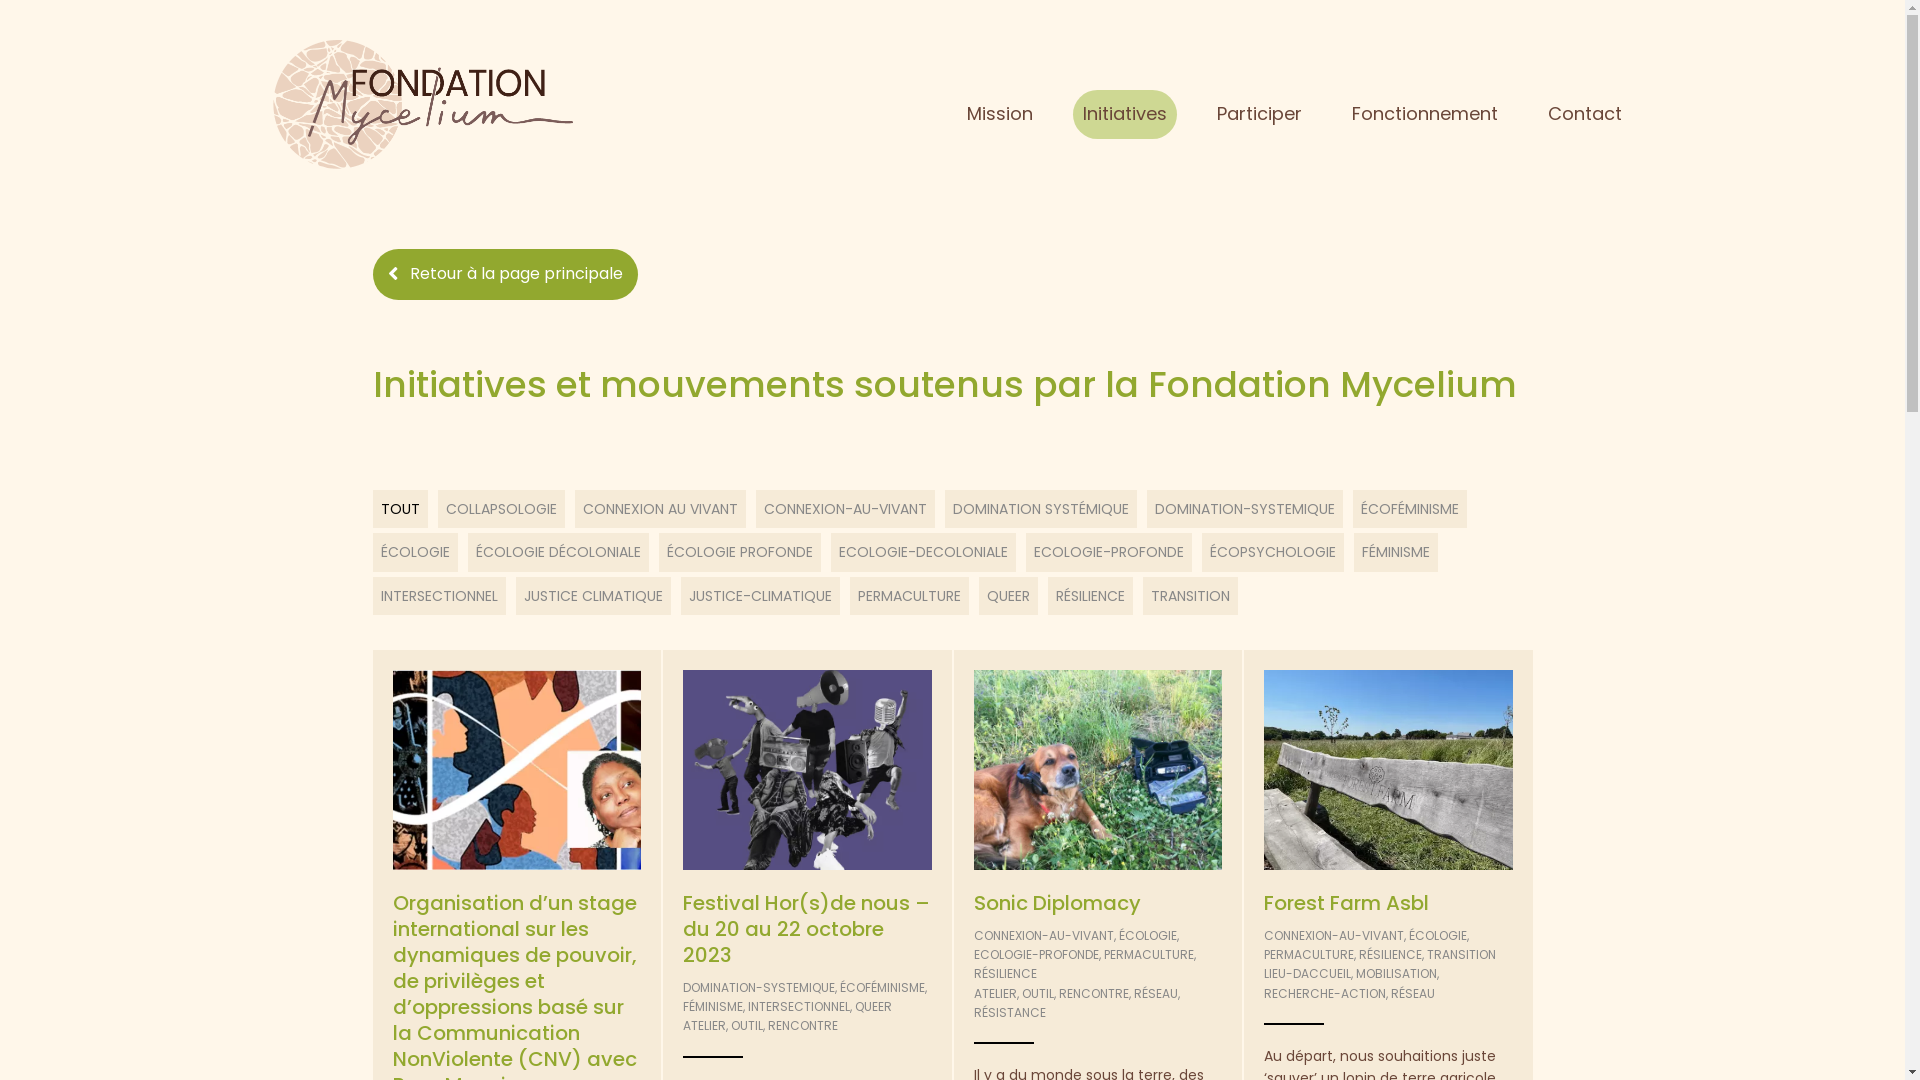 Image resolution: width=1920 pixels, height=1080 pixels. Describe the element at coordinates (682, 1025) in the screenshot. I see `'ATELIER'` at that location.